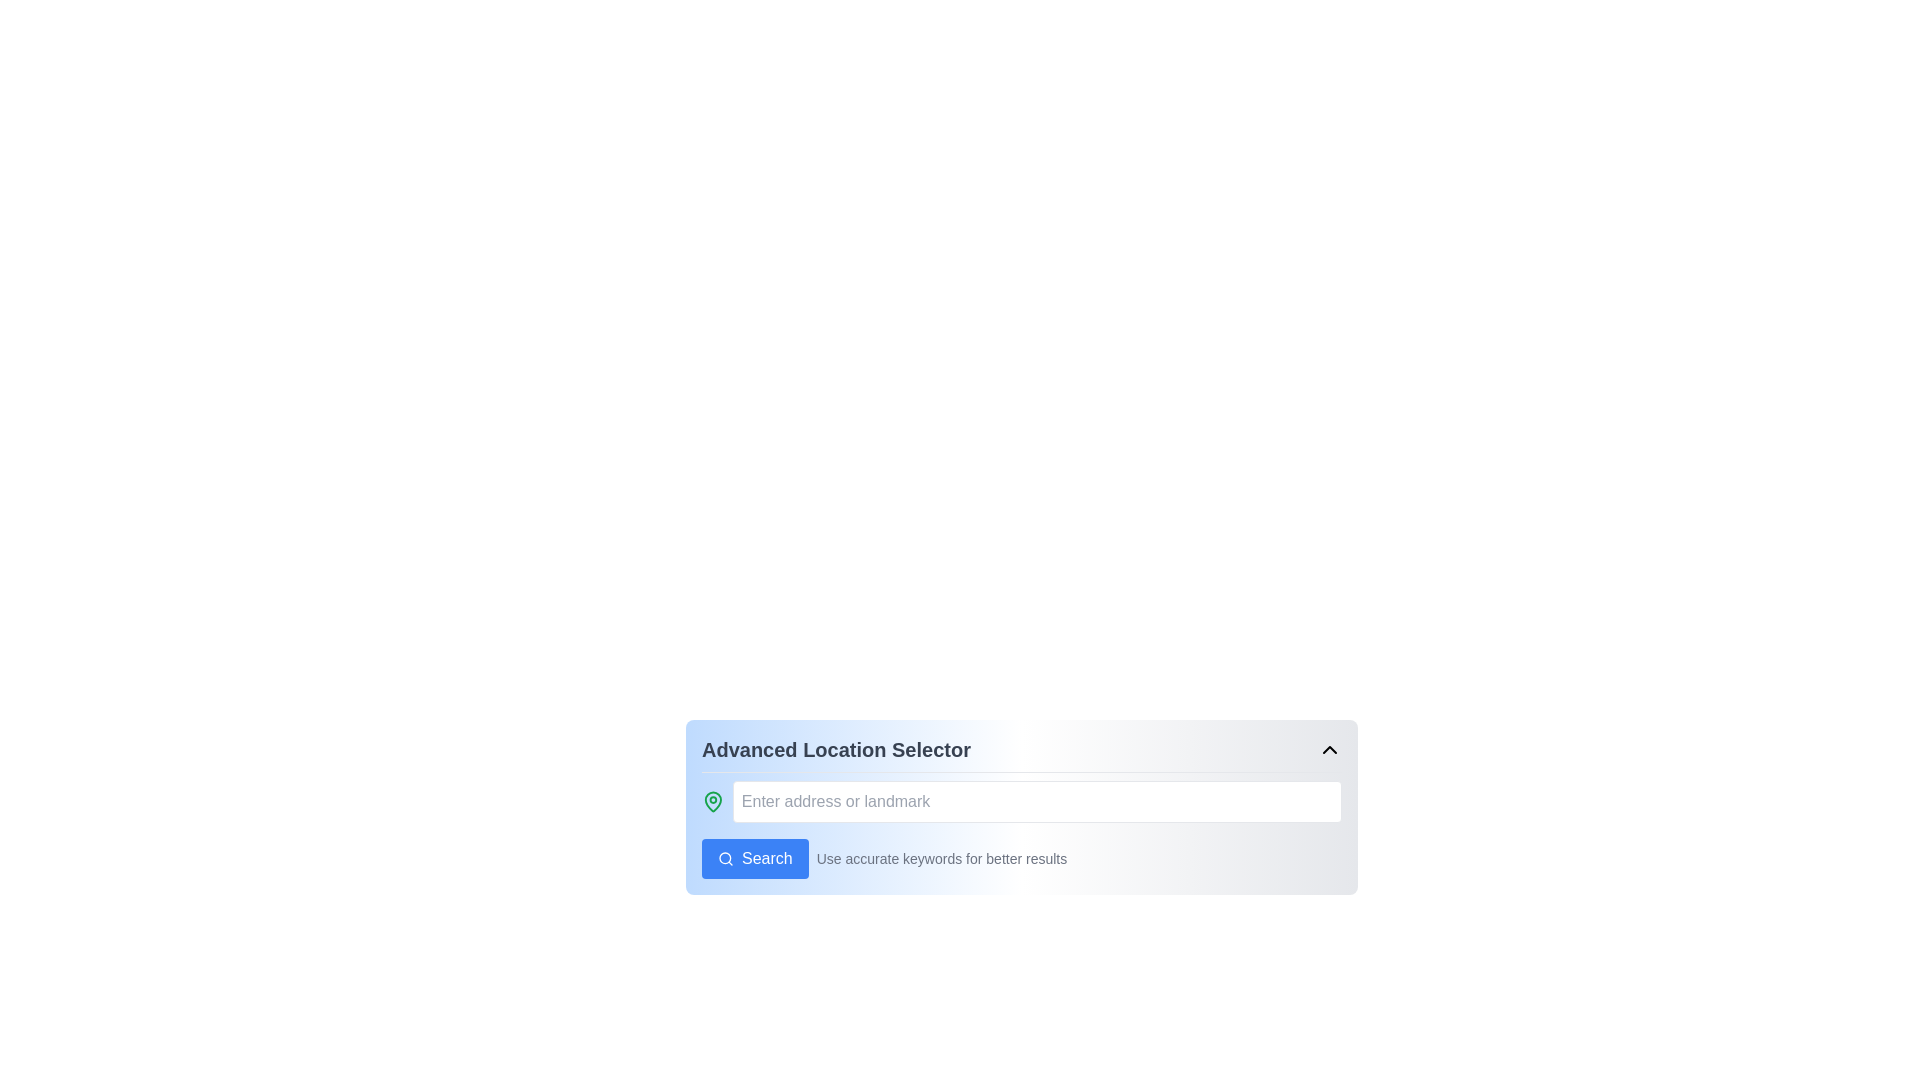 The height and width of the screenshot is (1080, 1920). I want to click on guidance text 'Use accurate keywords for better results' located next to the 'Search' button in the lower section of the 'Advanced Location Selector' area, so click(1022, 858).